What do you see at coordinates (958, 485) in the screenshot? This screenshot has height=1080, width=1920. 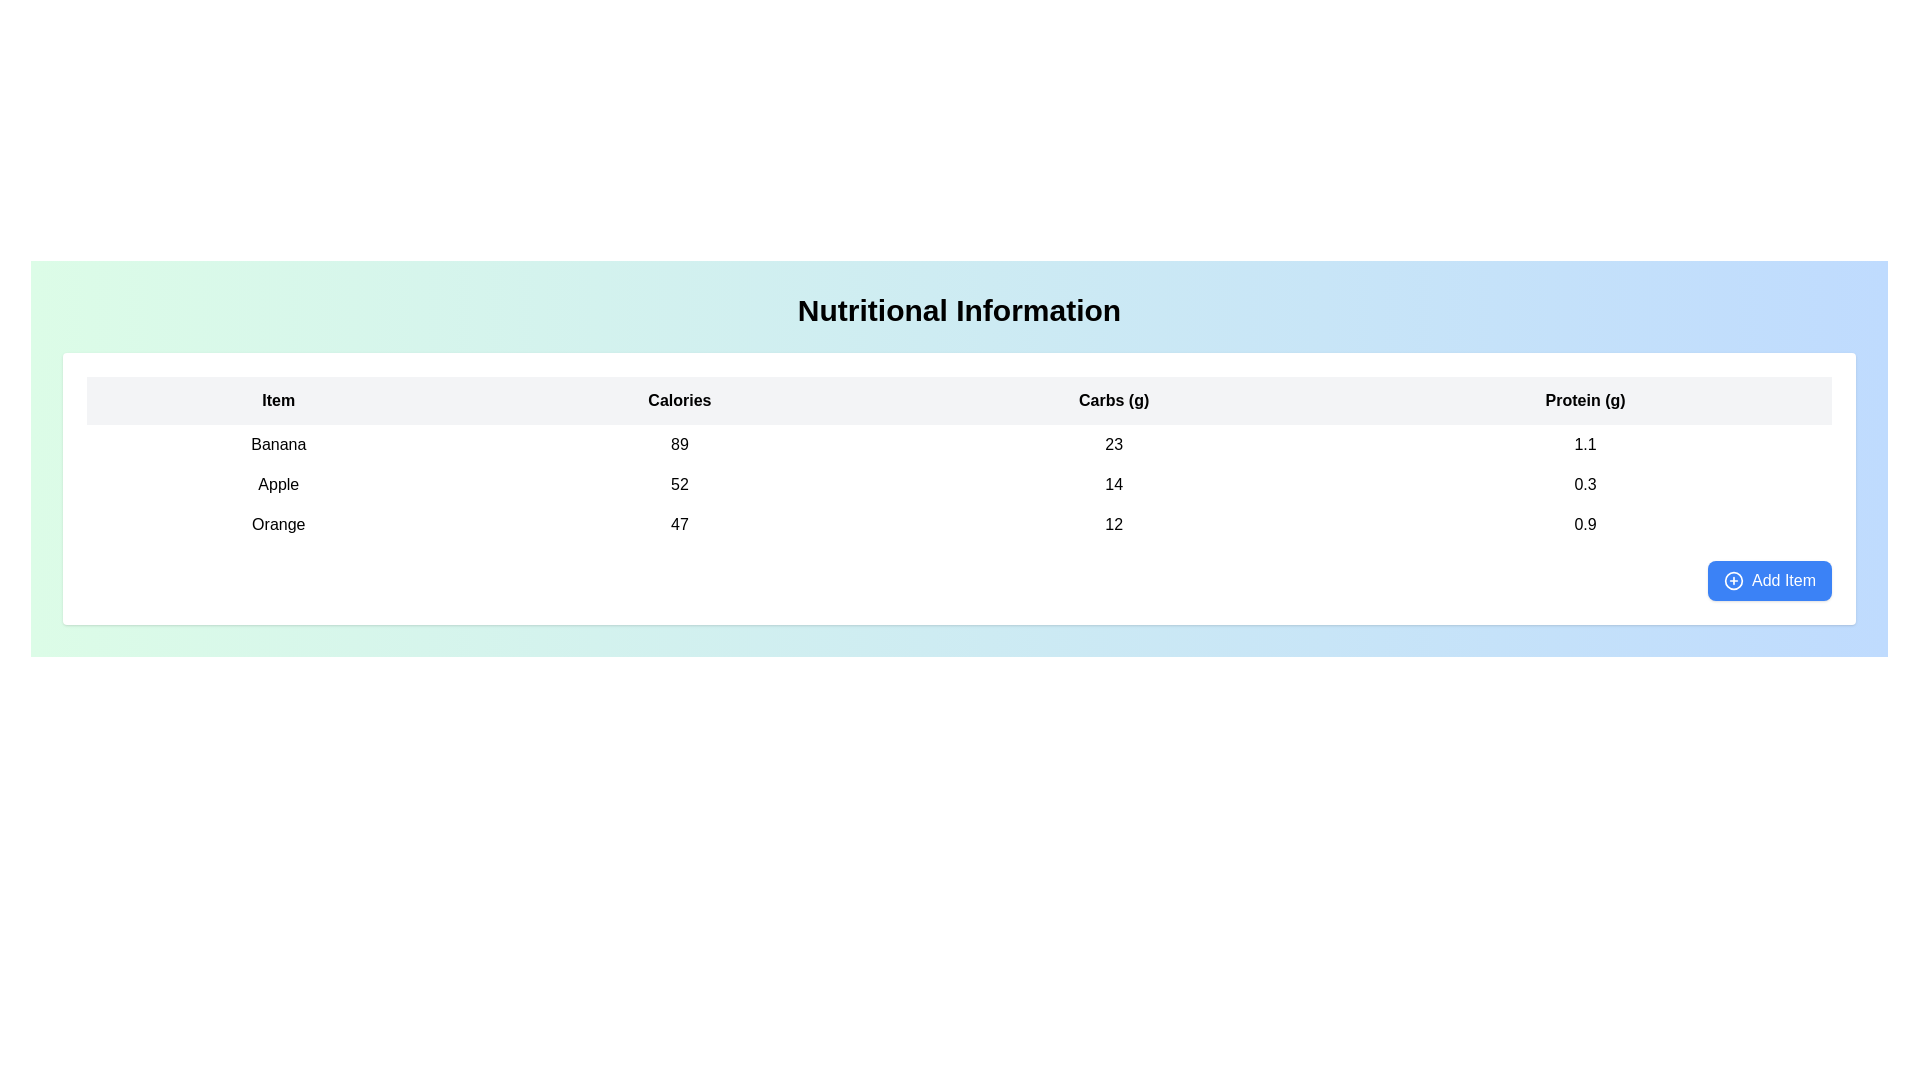 I see `the second row of the nutritional information table which presents details about 'Apple' for further interaction` at bounding box center [958, 485].